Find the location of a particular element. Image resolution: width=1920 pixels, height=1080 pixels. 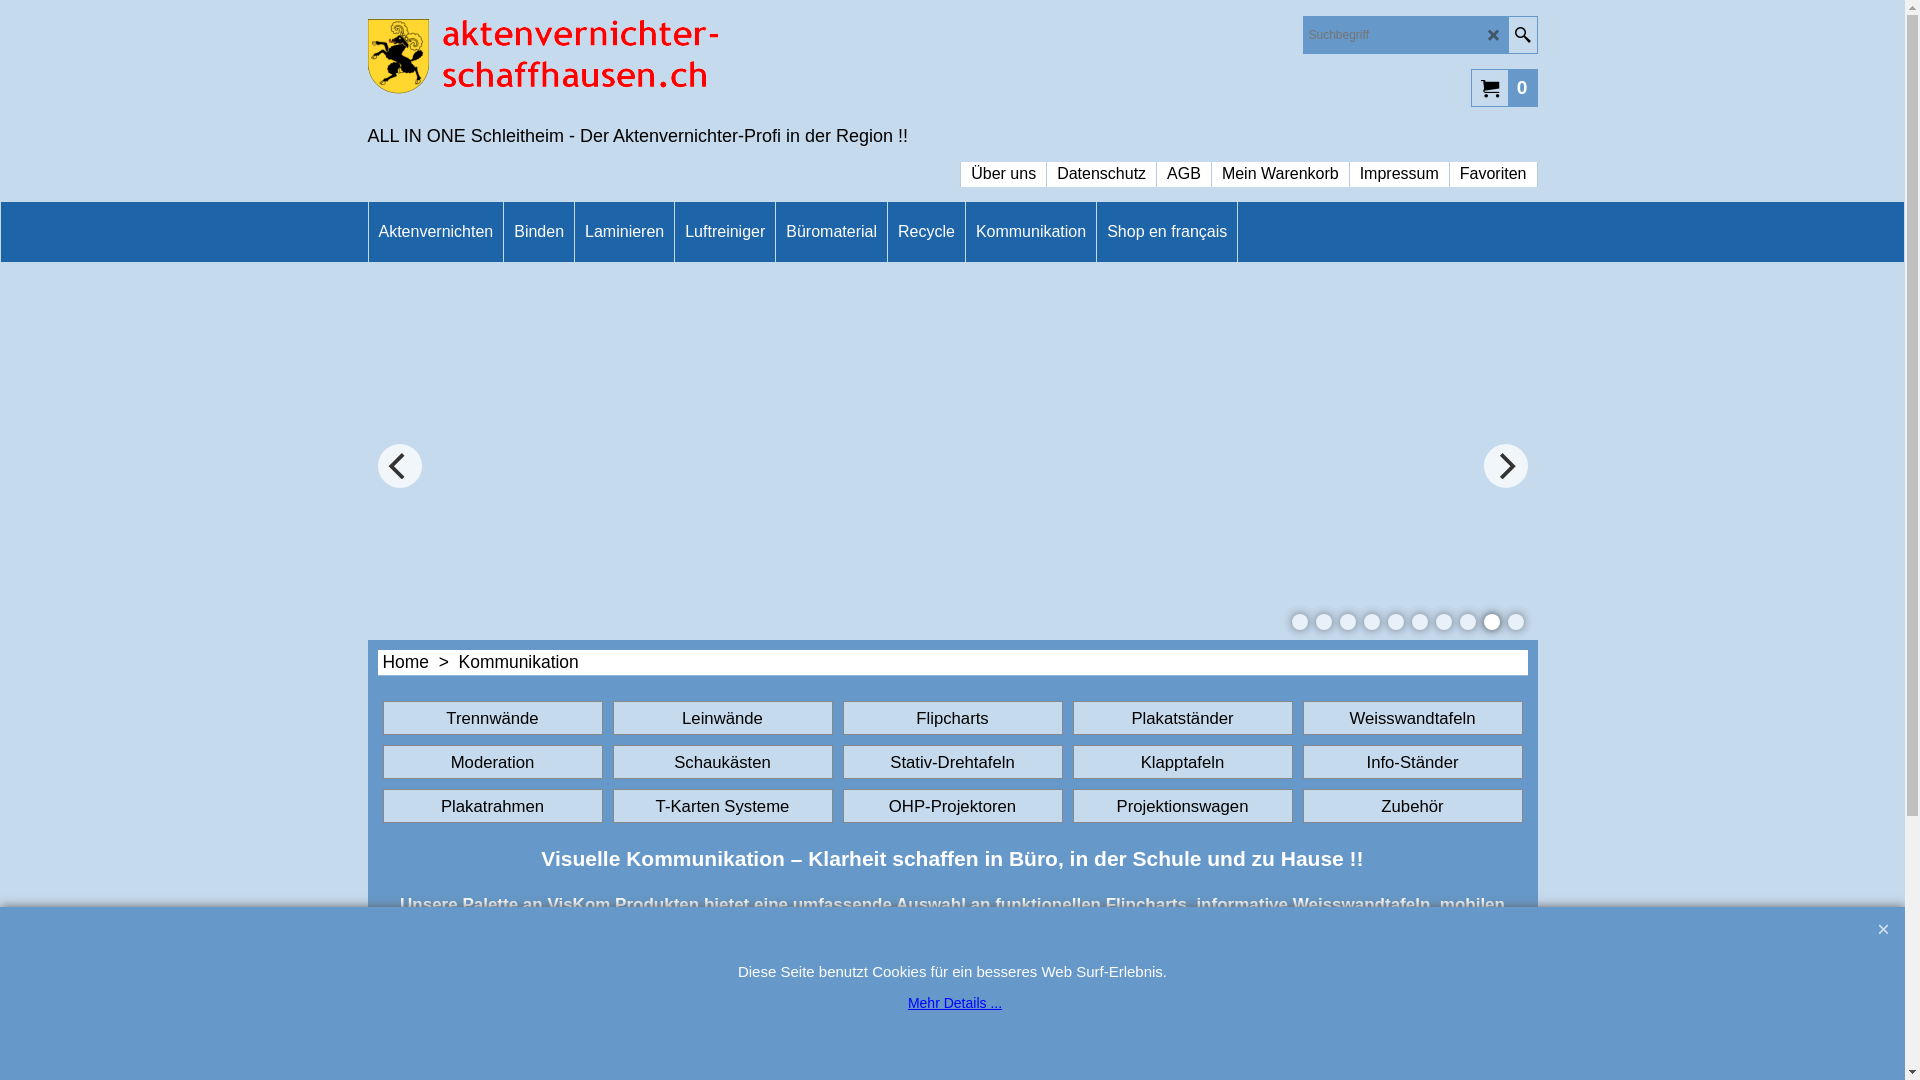

'Home  > ' is located at coordinates (419, 662).